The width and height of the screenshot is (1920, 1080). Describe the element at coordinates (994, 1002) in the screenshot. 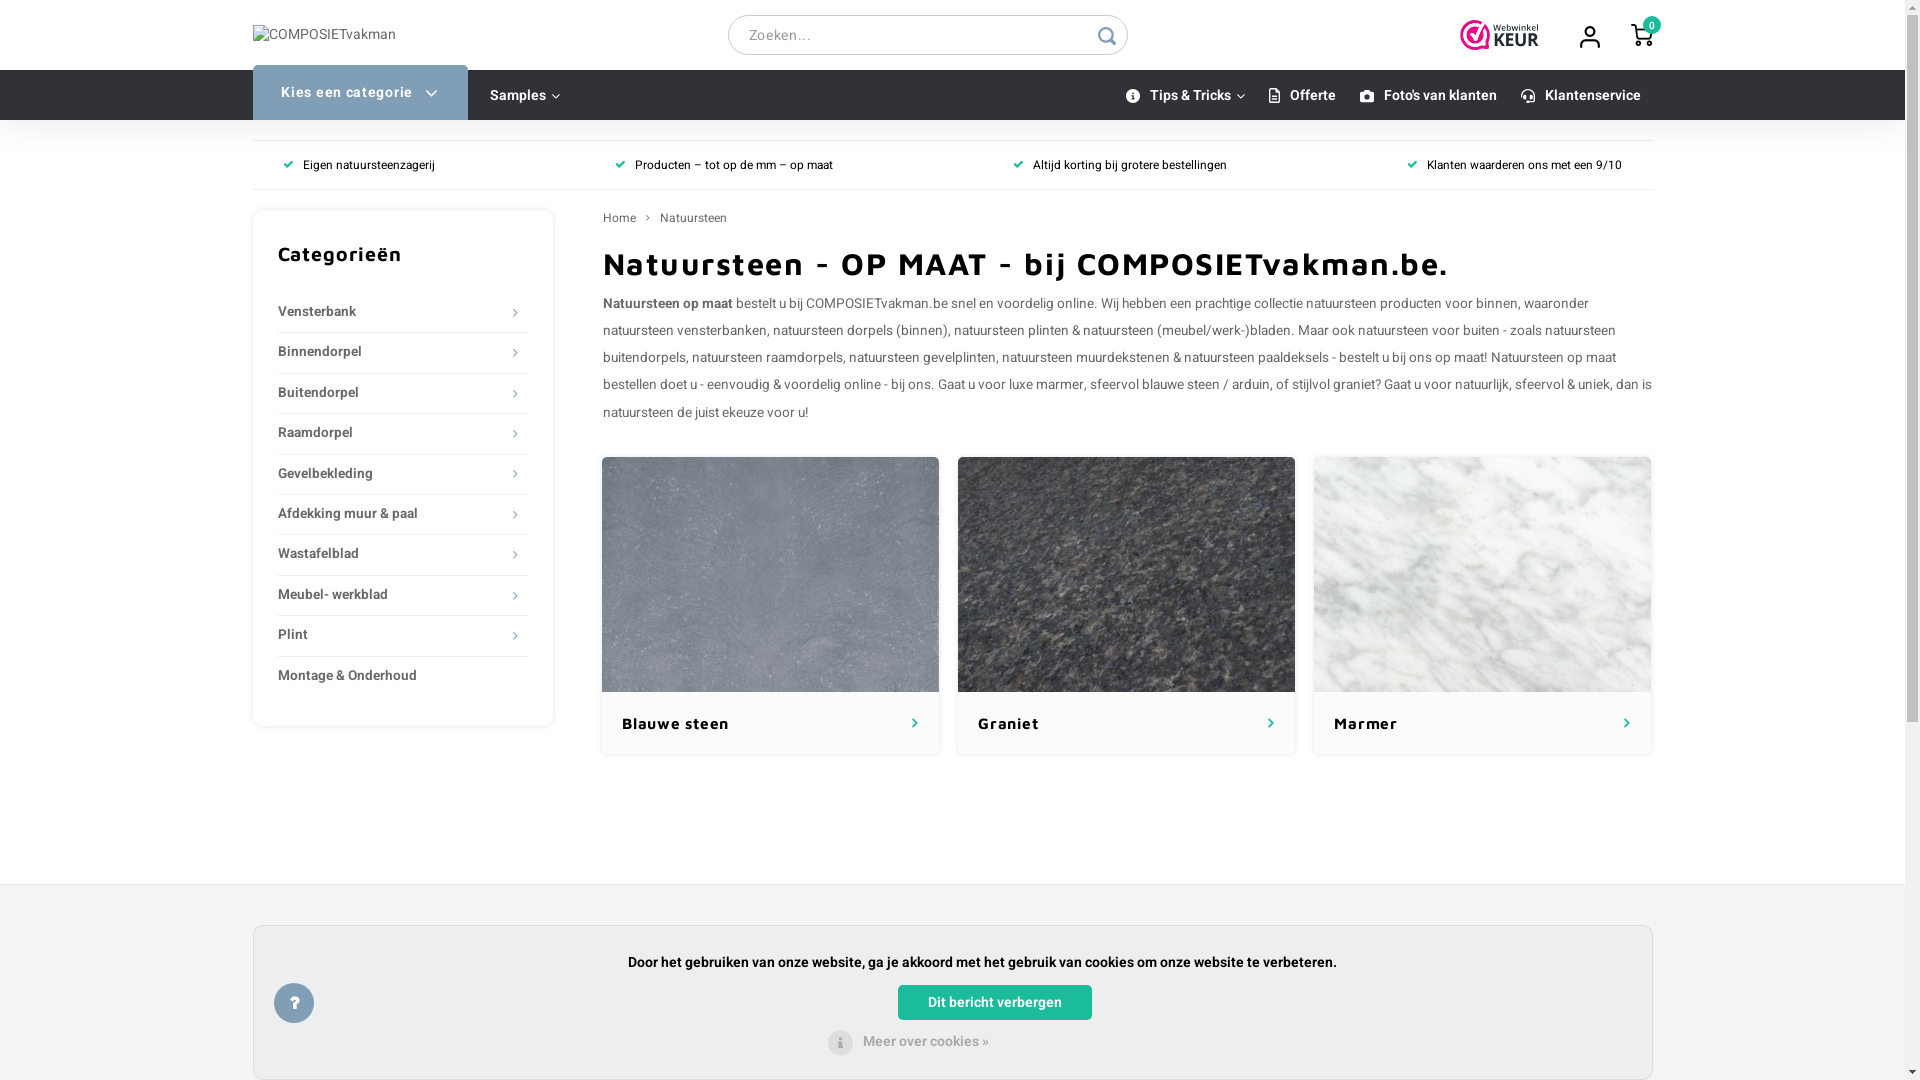

I see `'Dit bericht verbergen'` at that location.